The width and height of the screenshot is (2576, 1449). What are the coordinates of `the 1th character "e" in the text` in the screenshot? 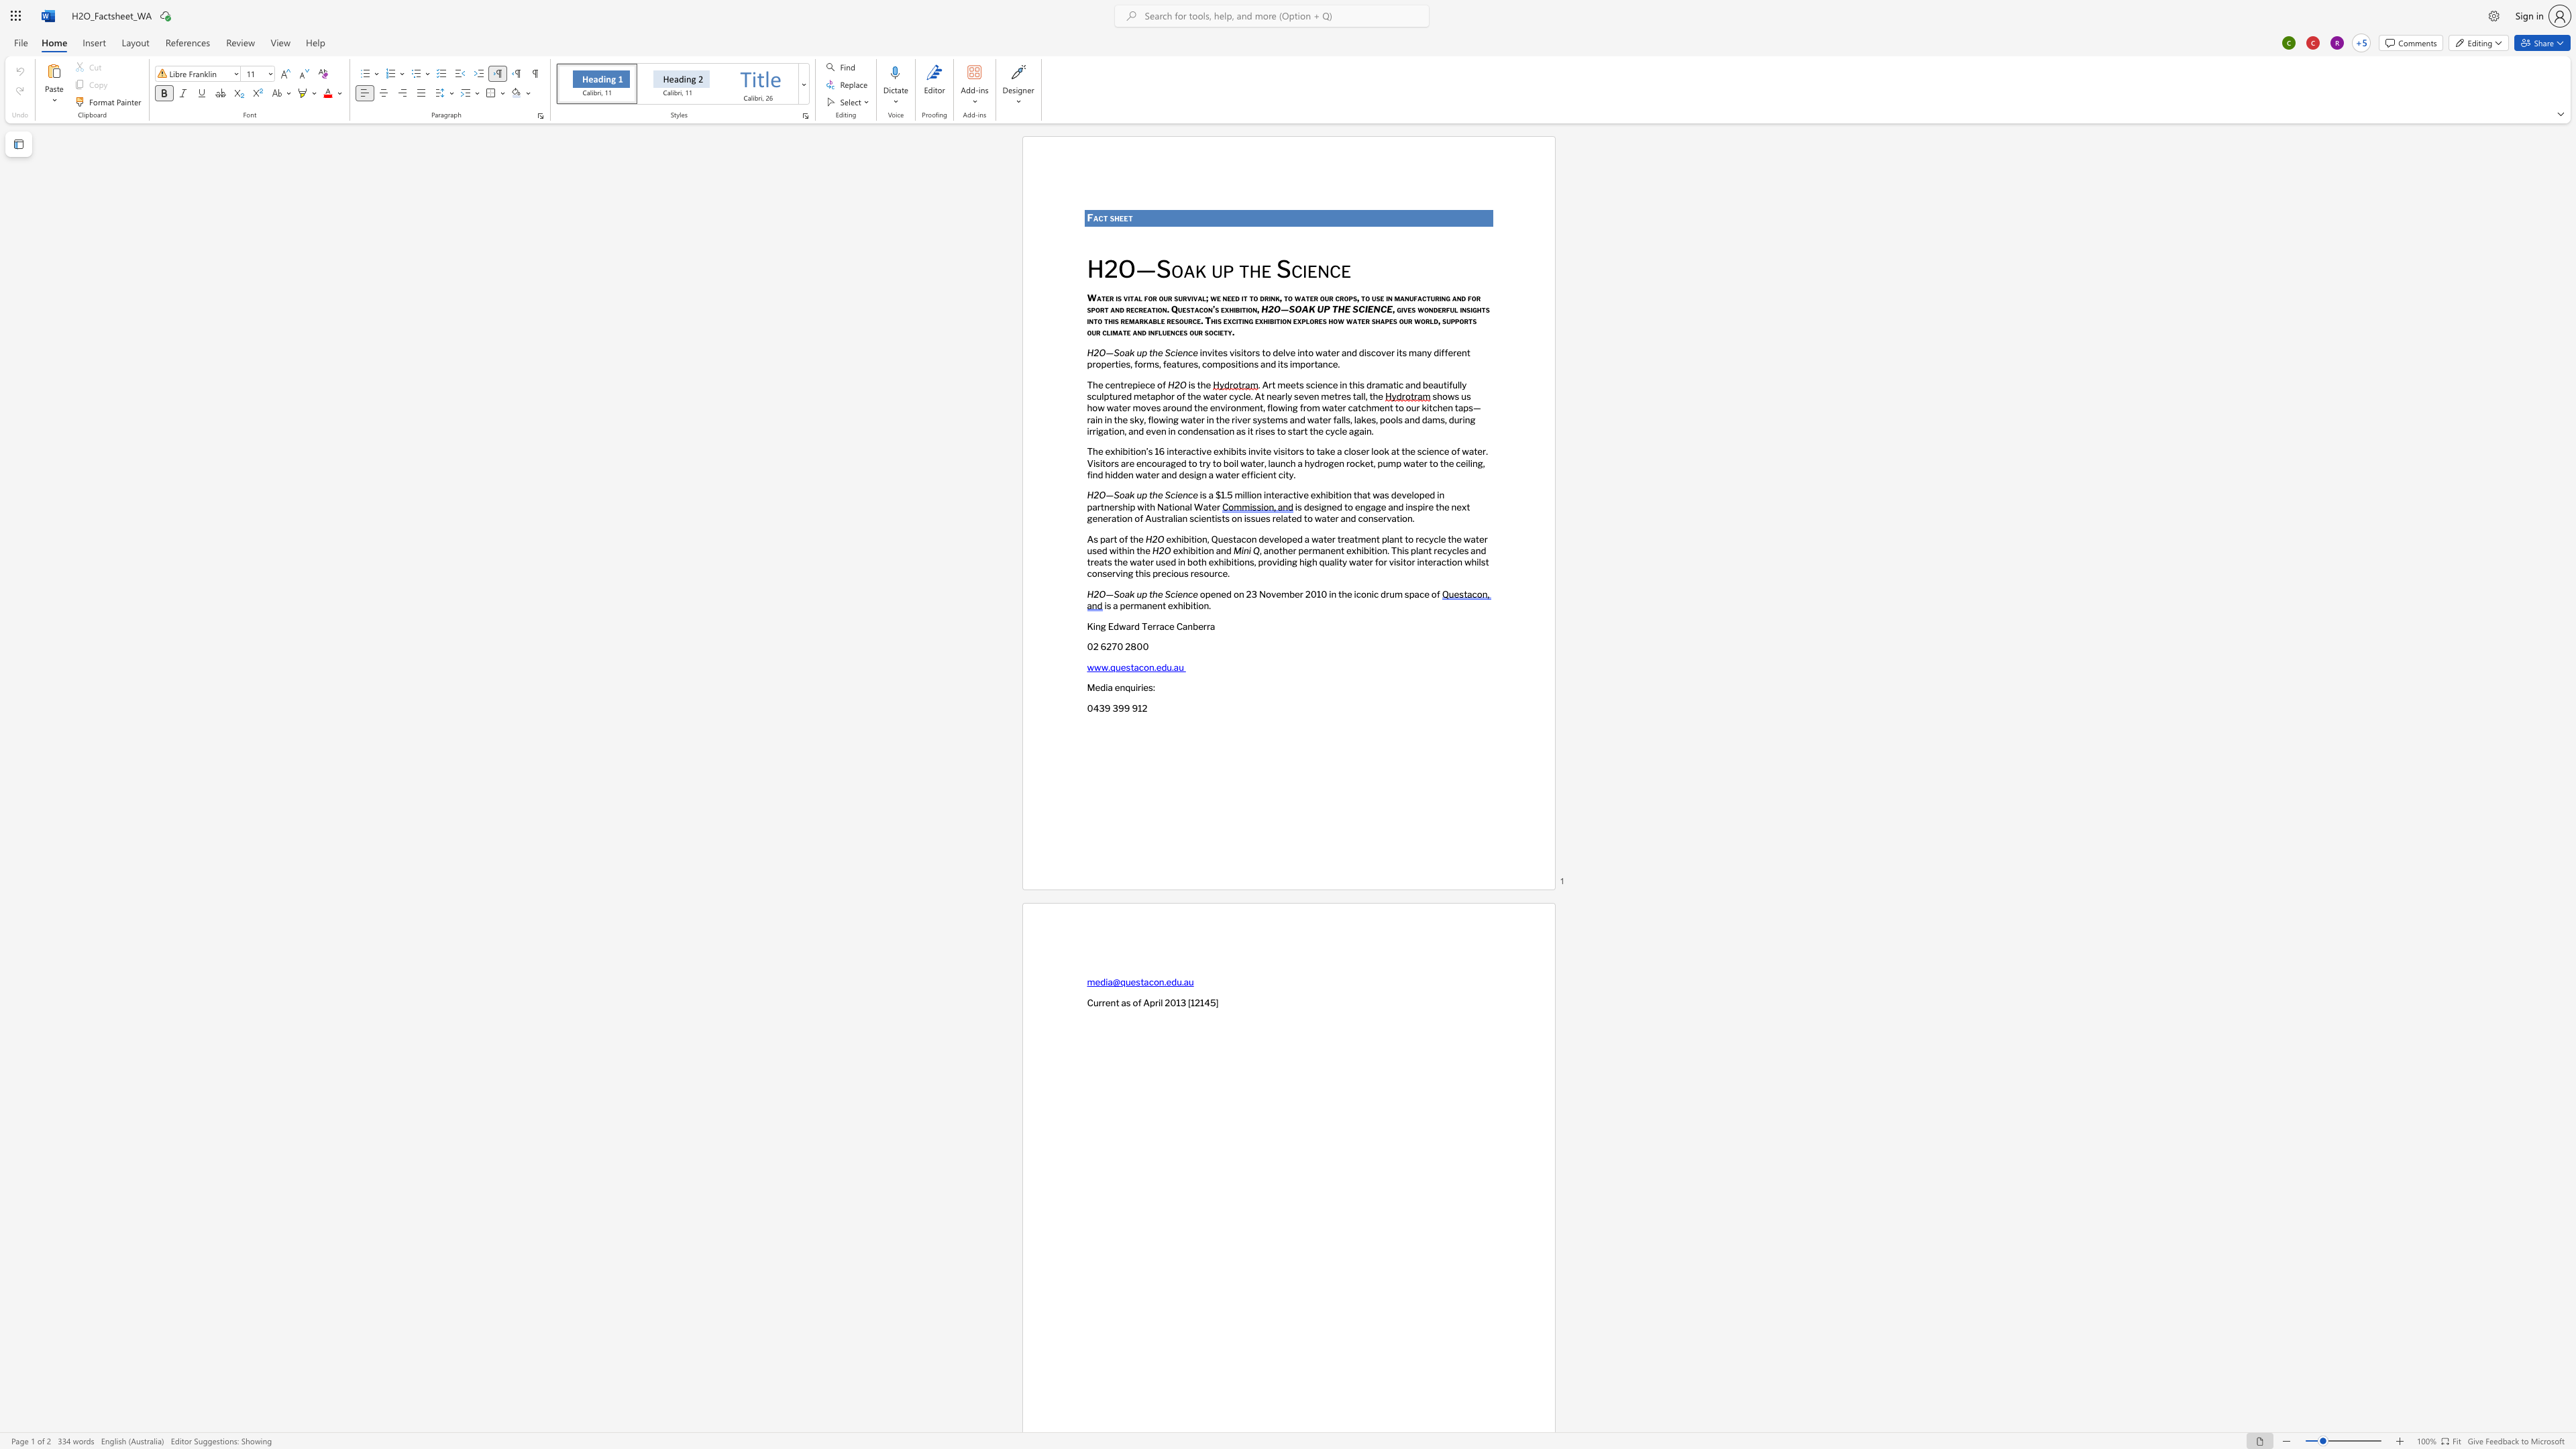 It's located at (1107, 297).